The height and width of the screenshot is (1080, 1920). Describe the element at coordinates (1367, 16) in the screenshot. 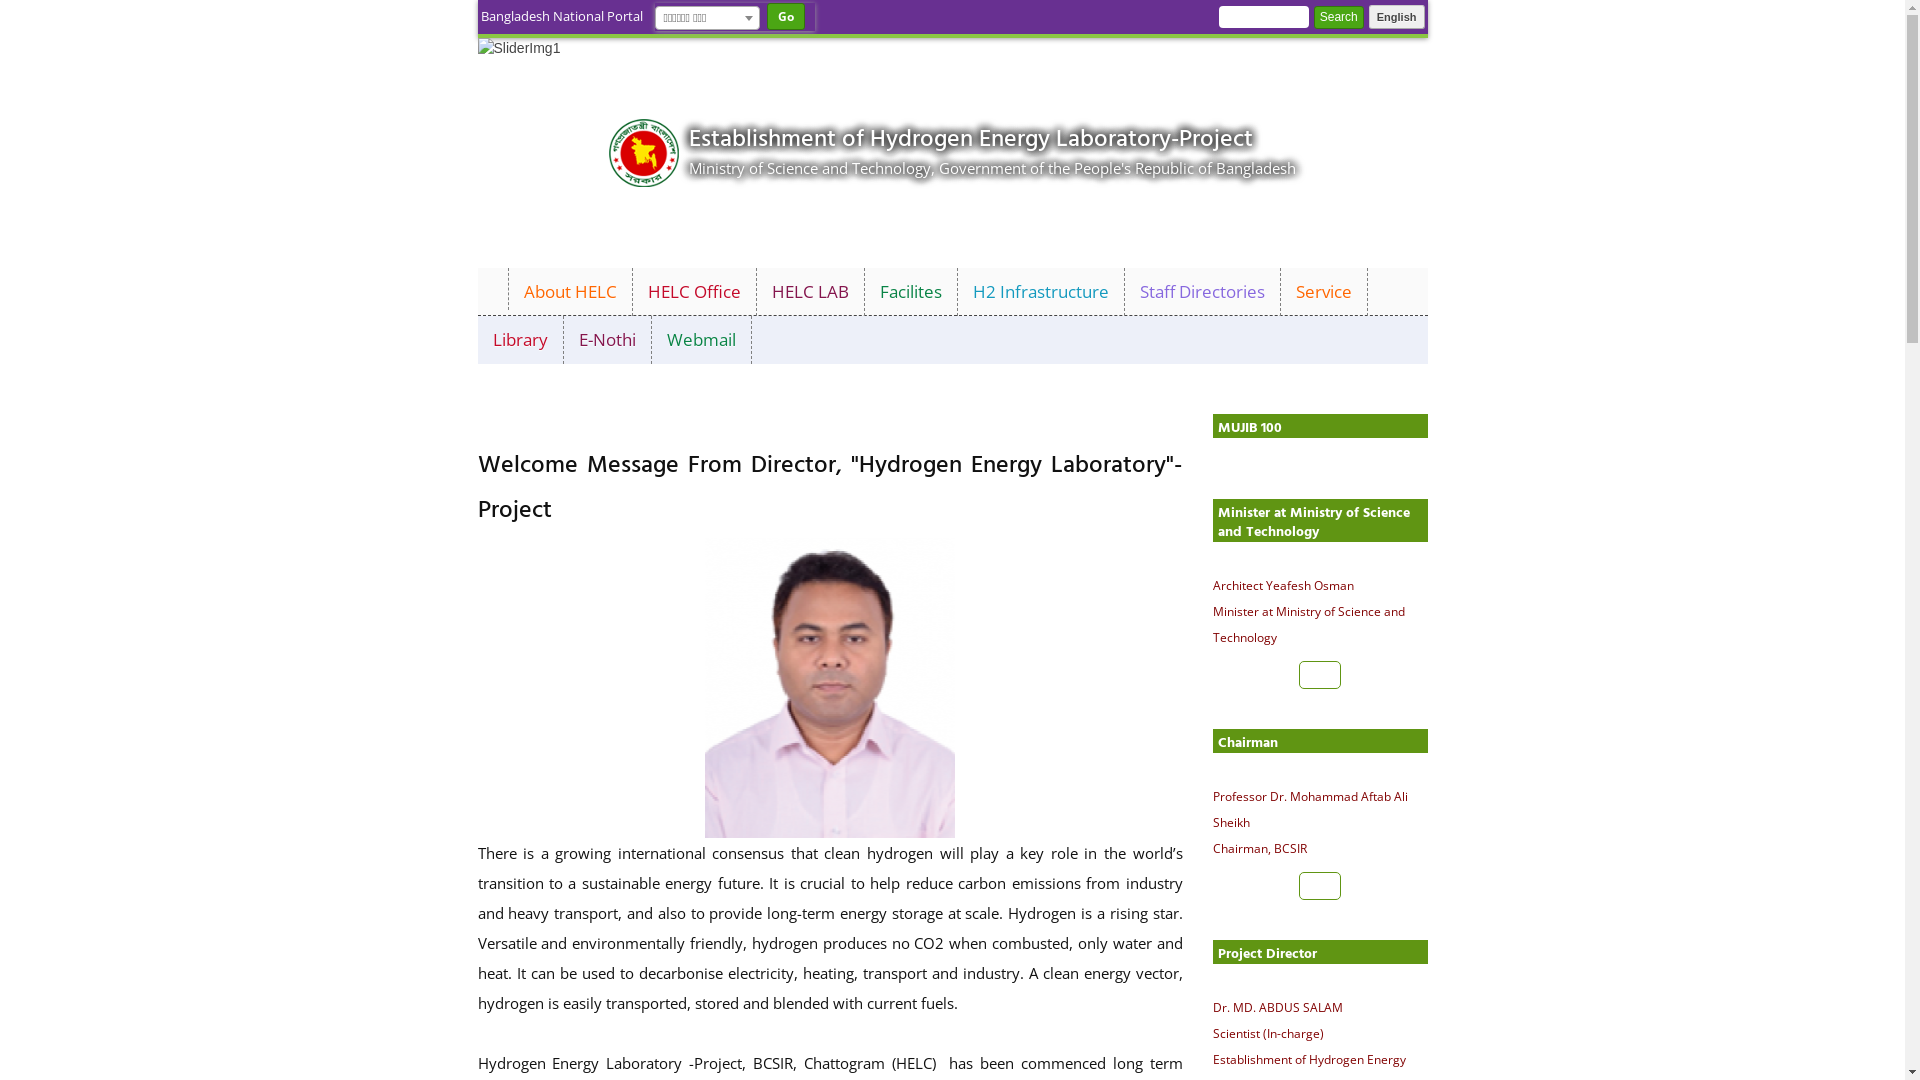

I see `'English'` at that location.